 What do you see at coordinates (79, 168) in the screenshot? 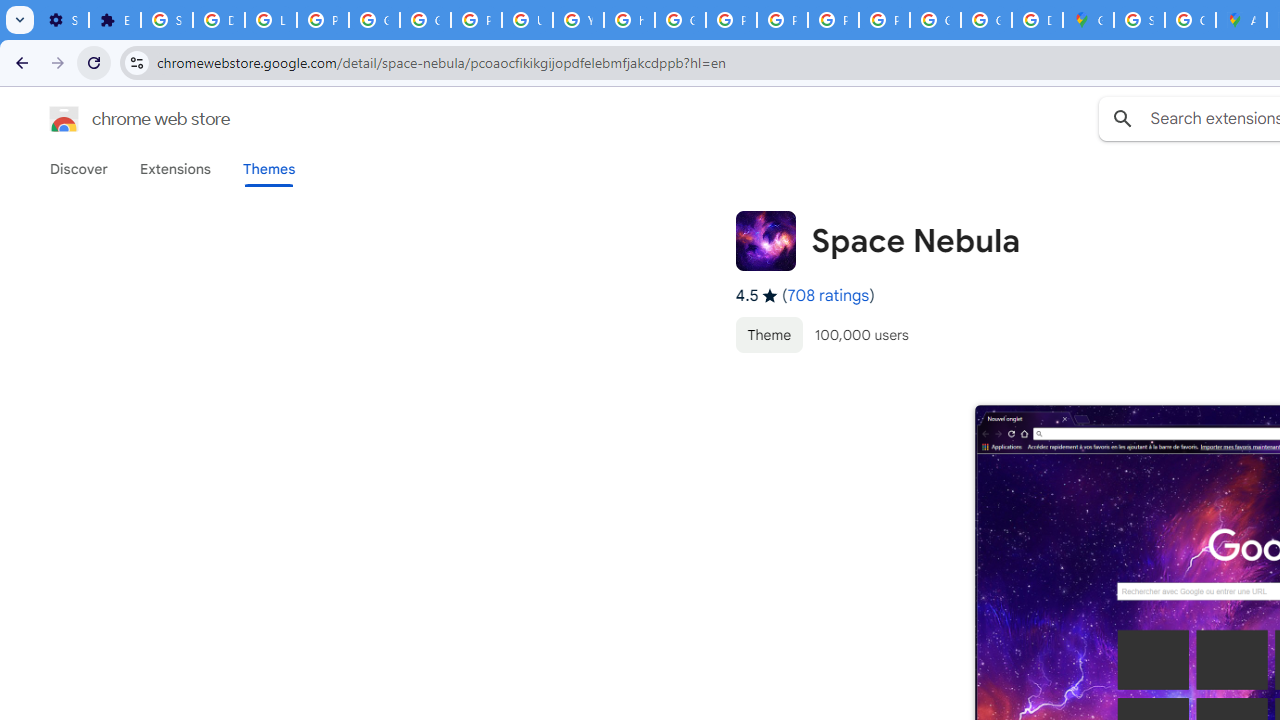
I see `'Discover'` at bounding box center [79, 168].